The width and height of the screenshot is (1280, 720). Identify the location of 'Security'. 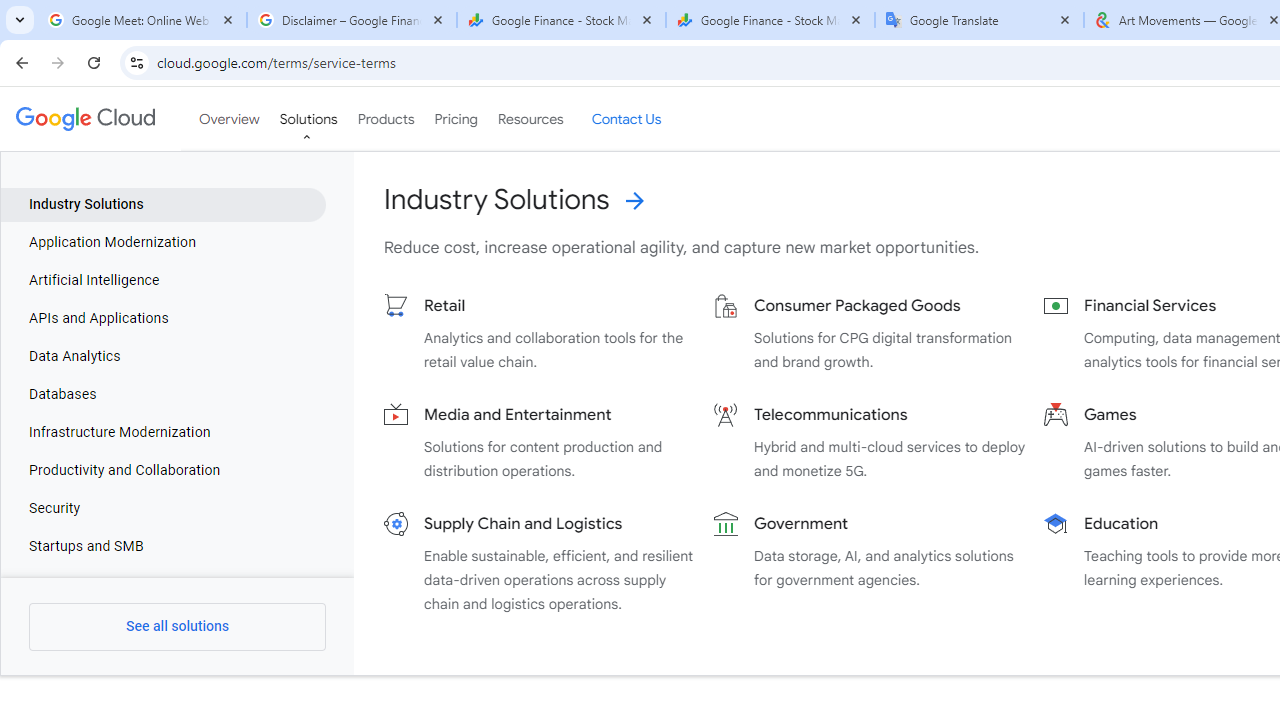
(163, 508).